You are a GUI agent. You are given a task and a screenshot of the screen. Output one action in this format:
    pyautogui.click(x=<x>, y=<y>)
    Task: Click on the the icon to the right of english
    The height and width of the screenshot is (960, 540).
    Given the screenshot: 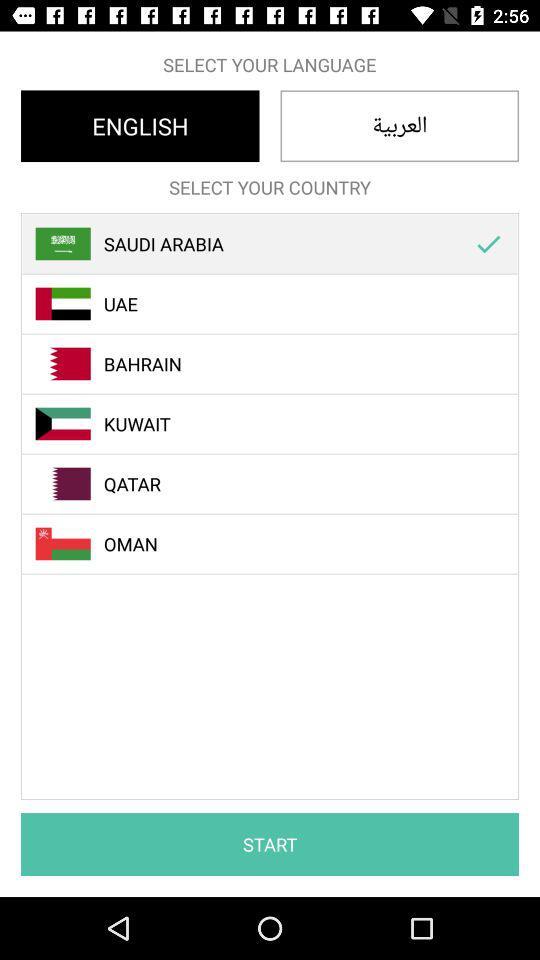 What is the action you would take?
    pyautogui.click(x=399, y=125)
    